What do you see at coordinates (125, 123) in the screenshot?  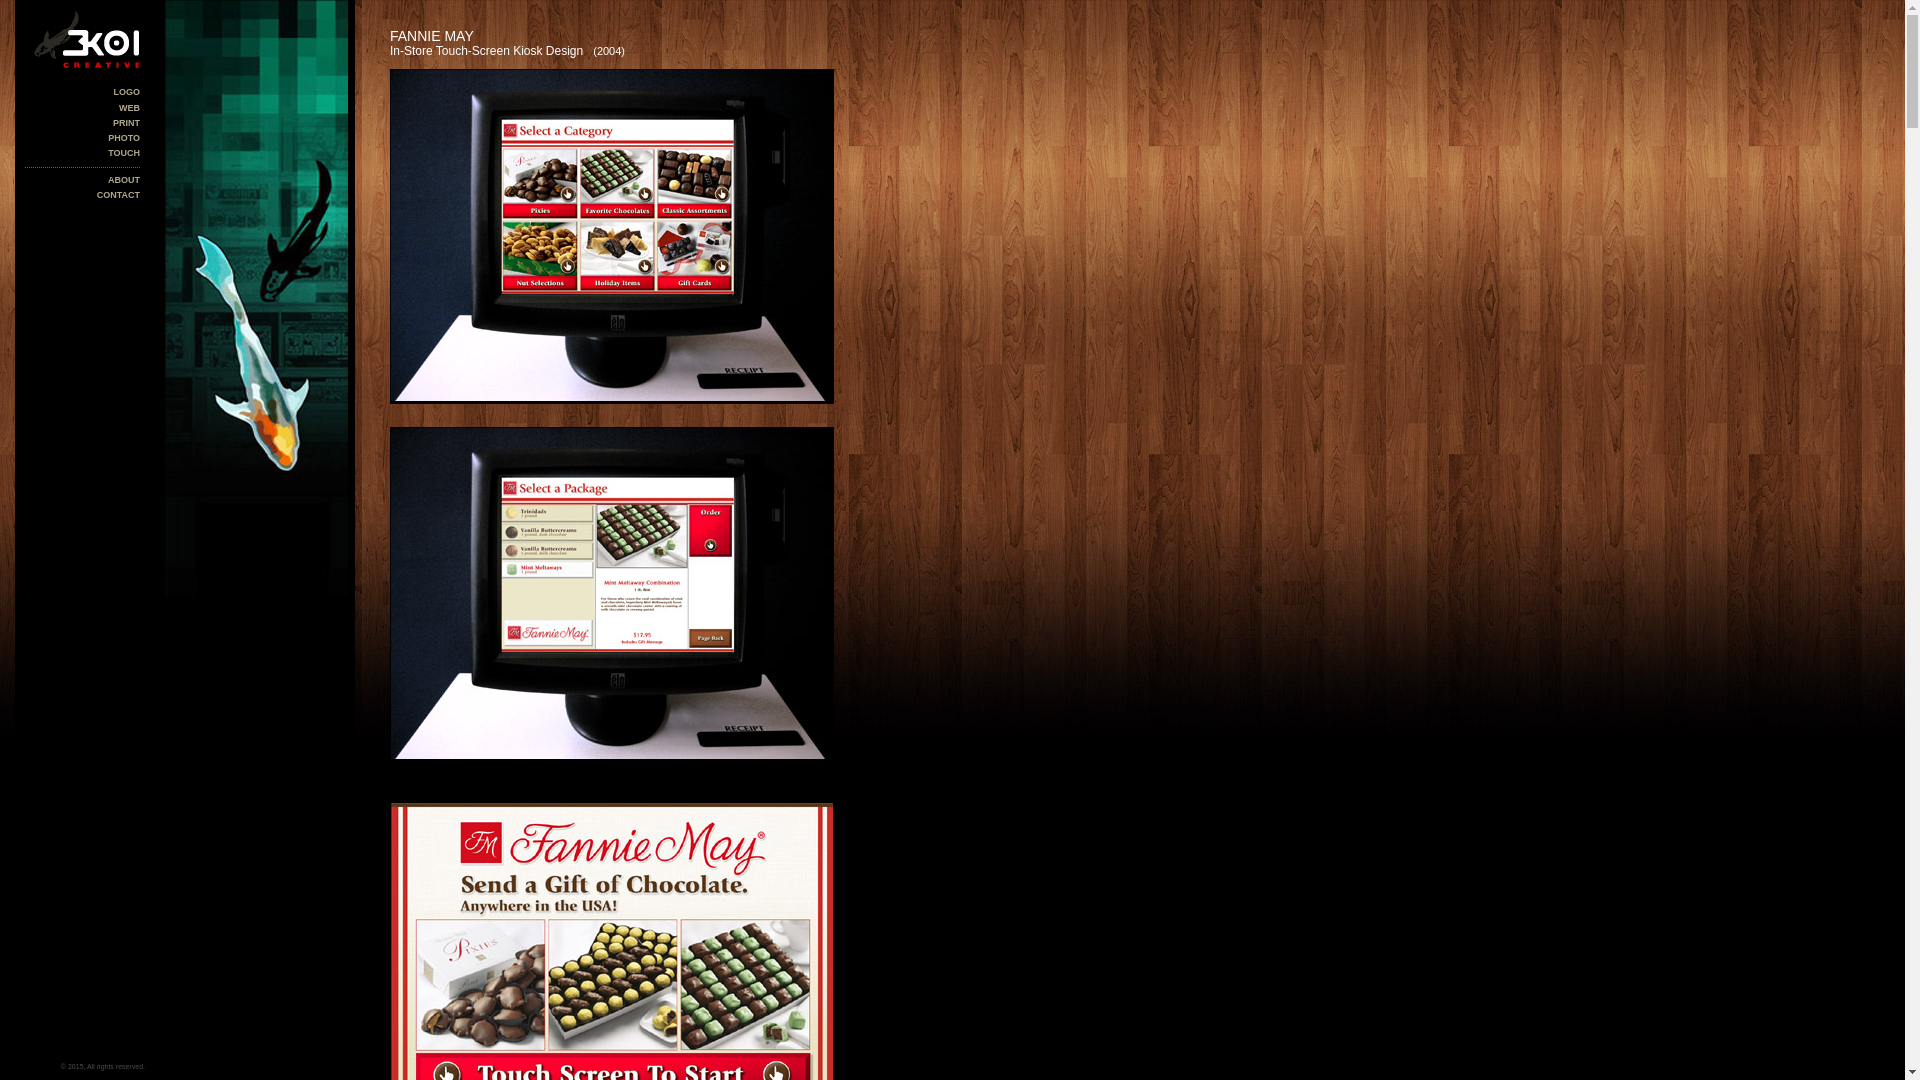 I see `'PRINT'` at bounding box center [125, 123].